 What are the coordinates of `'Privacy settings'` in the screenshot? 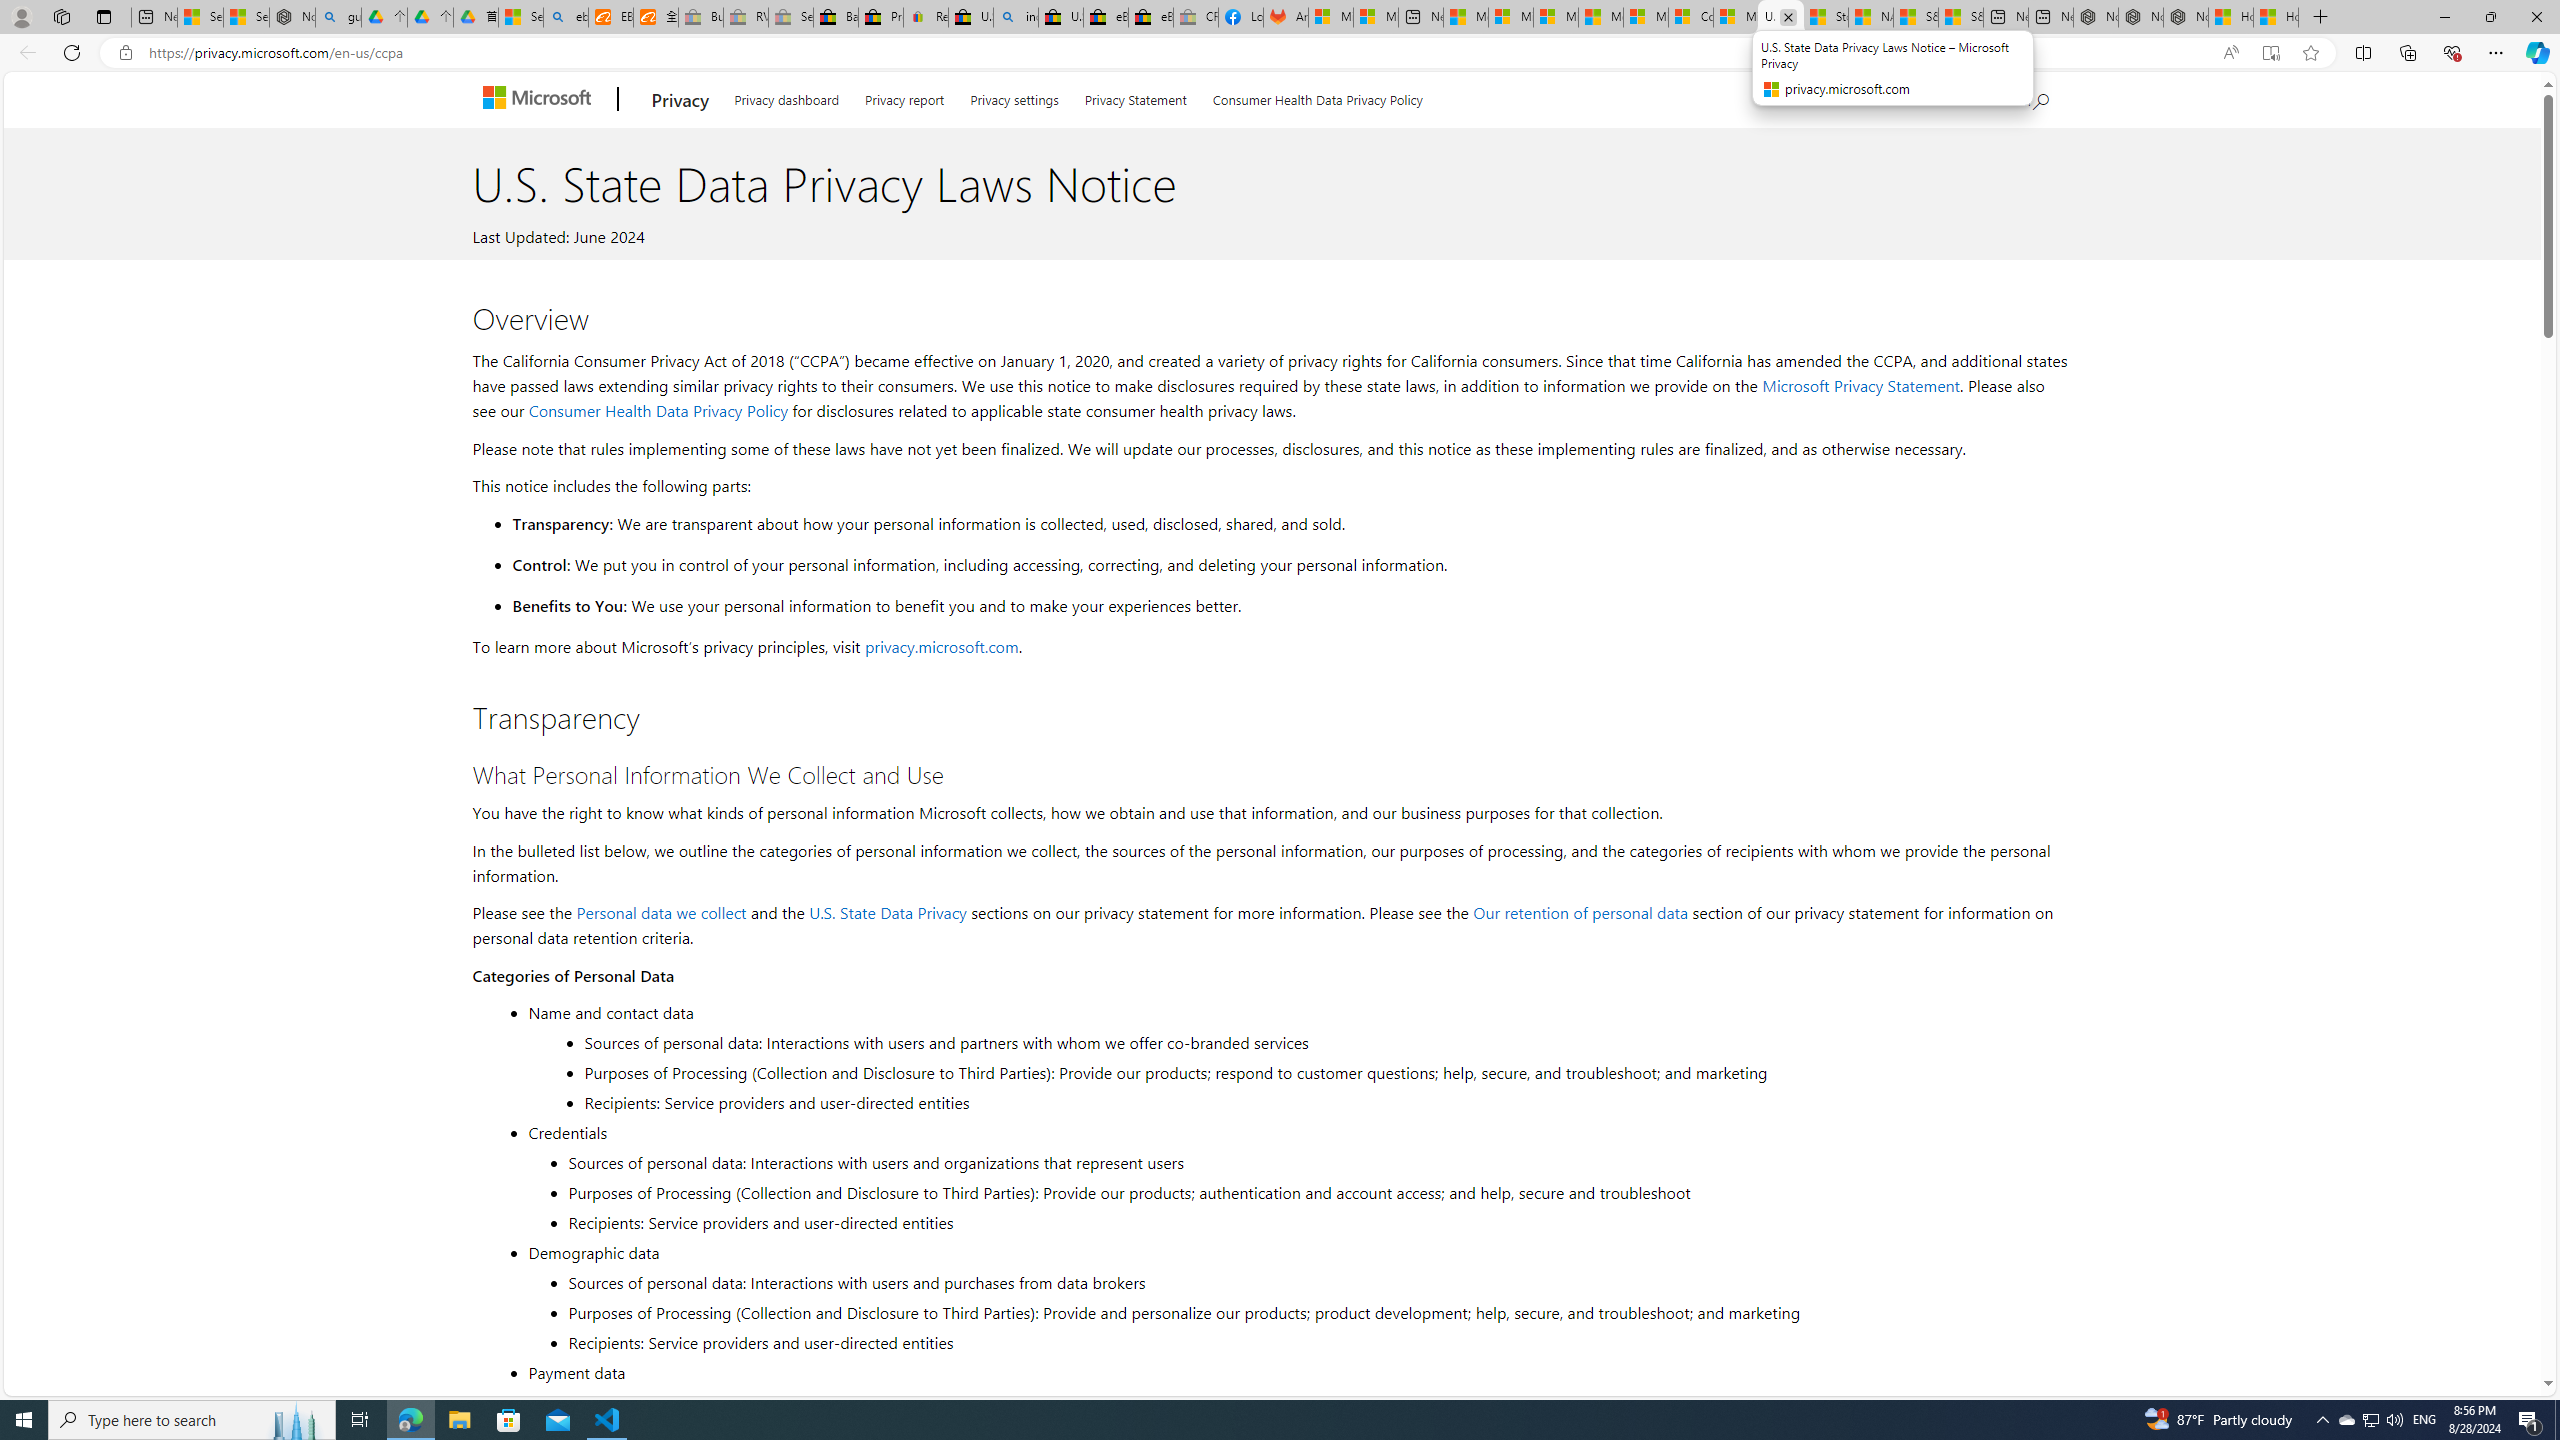 It's located at (1012, 96).